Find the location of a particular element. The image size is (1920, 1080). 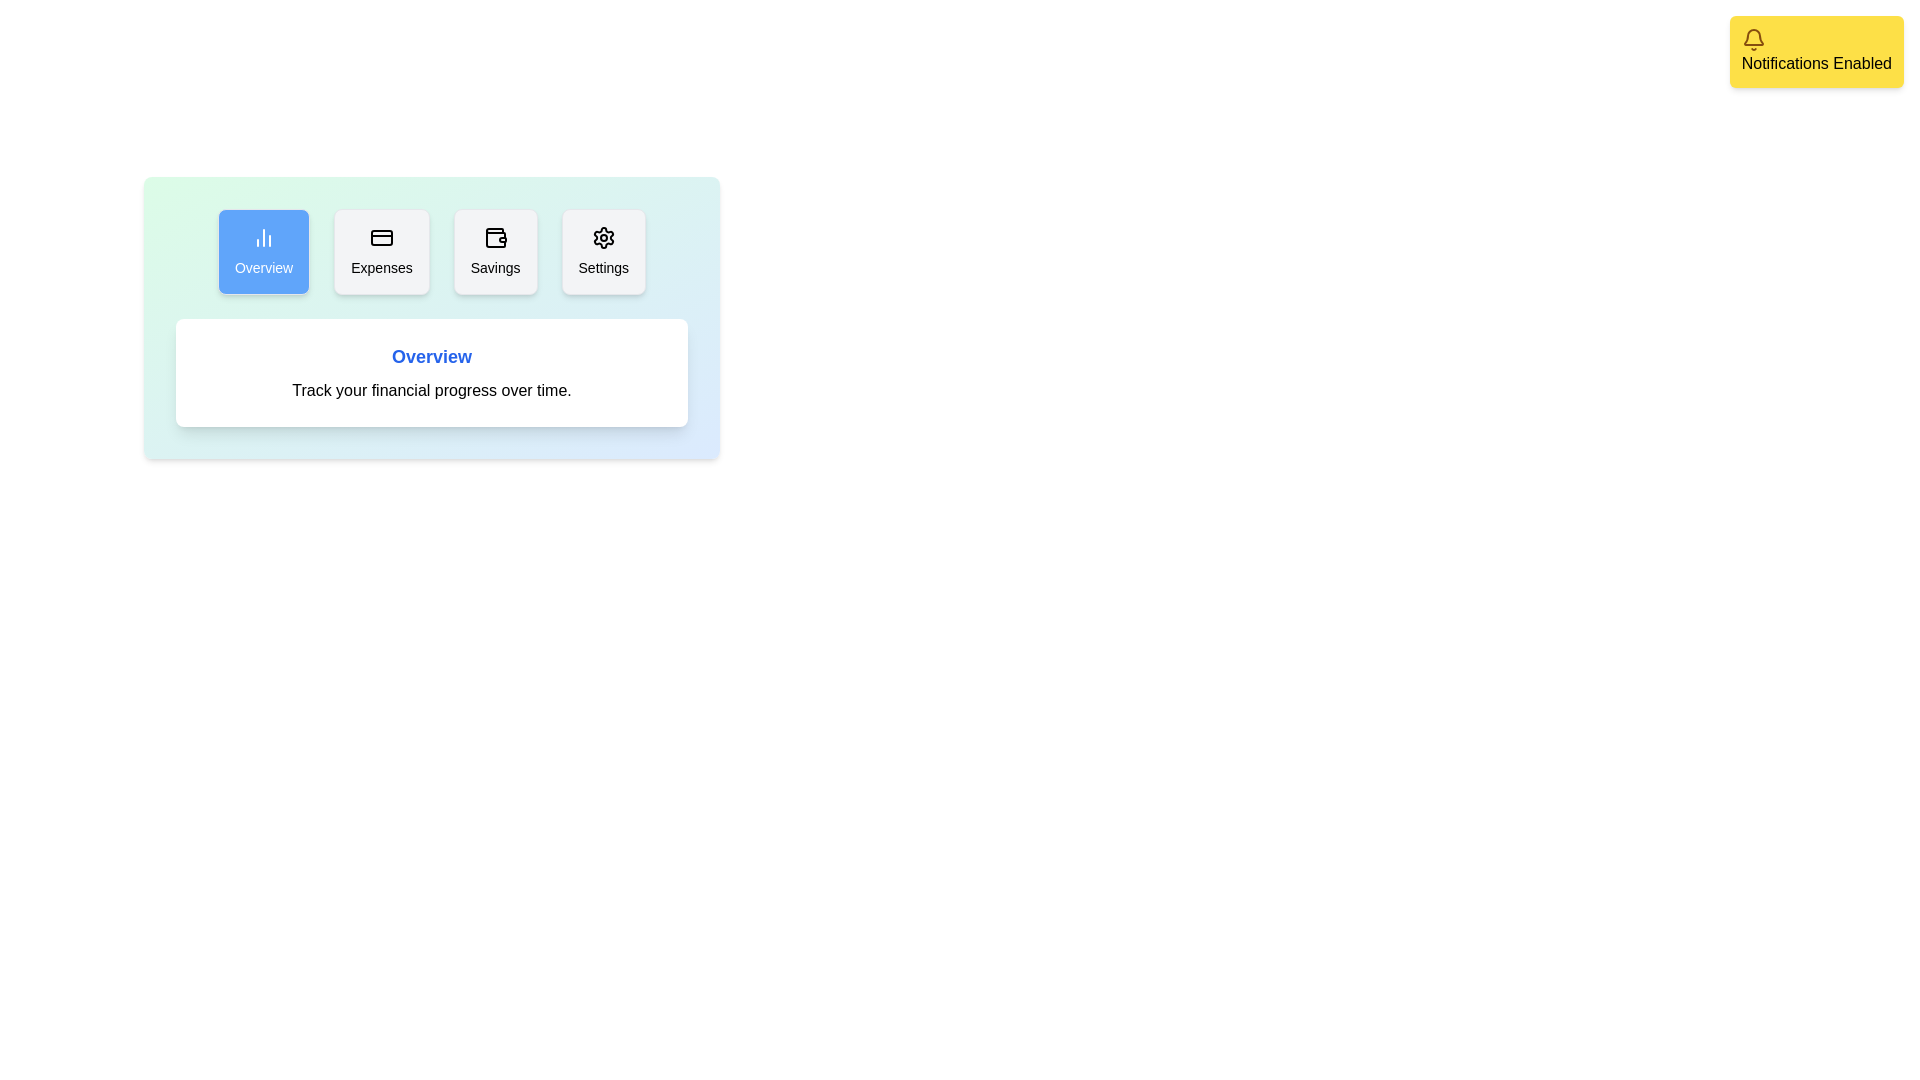

the tab Expenses by clicking on it is located at coordinates (382, 250).